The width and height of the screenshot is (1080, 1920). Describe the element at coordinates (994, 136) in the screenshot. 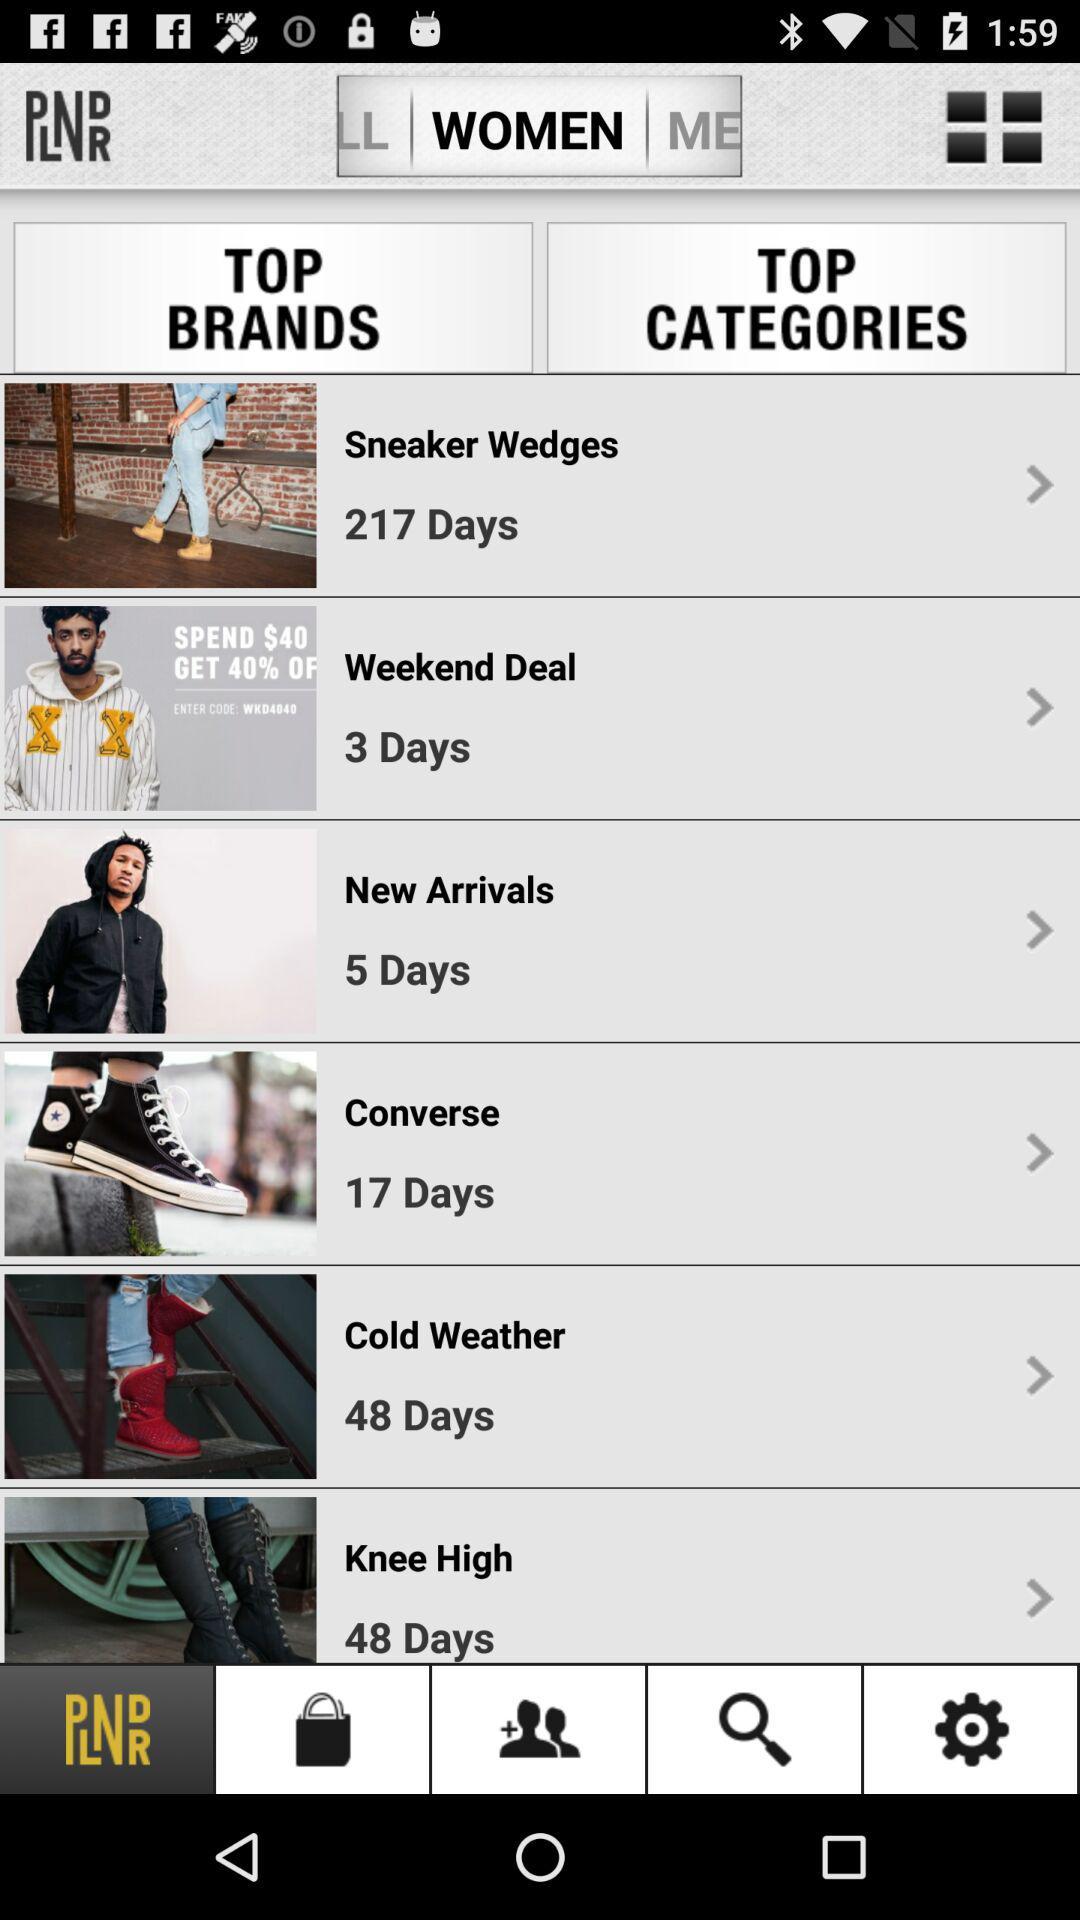

I see `the dashboard icon` at that location.